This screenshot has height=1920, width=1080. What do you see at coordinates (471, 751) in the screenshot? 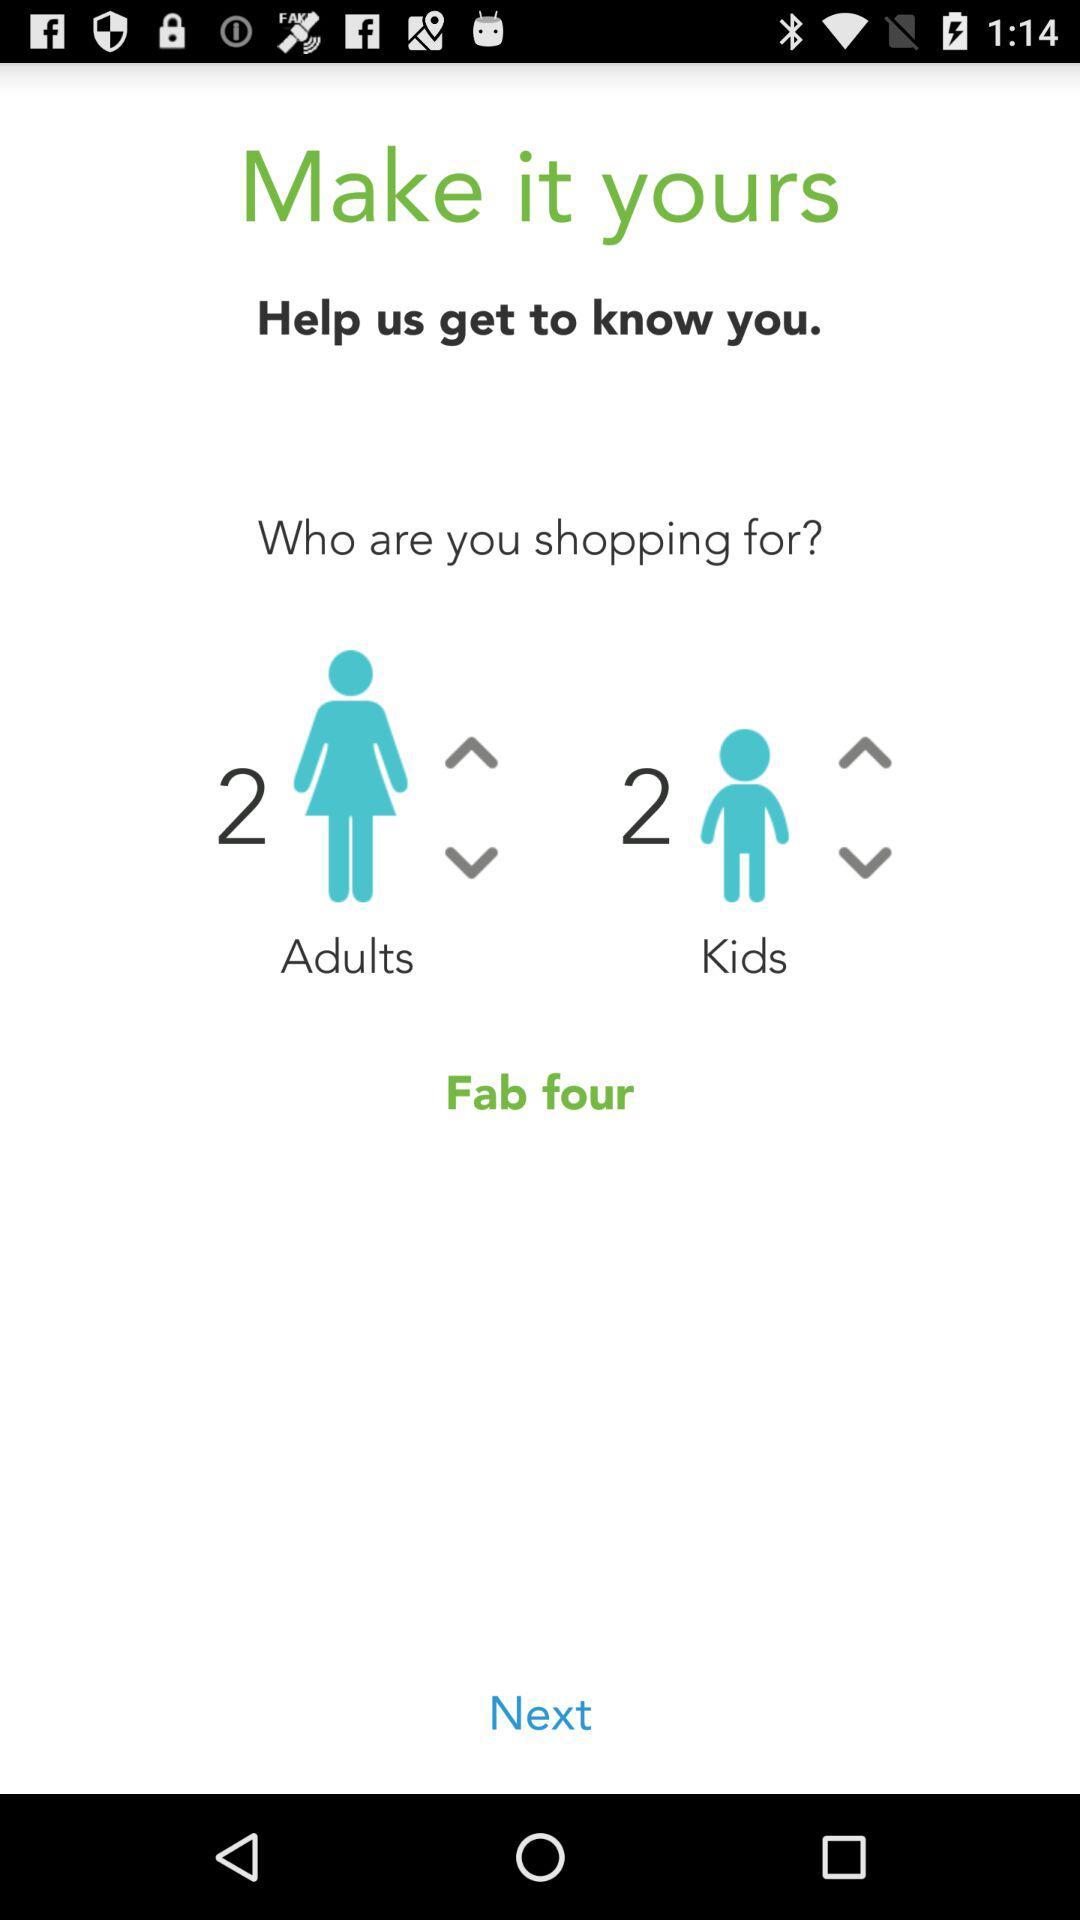
I see `move up` at bounding box center [471, 751].